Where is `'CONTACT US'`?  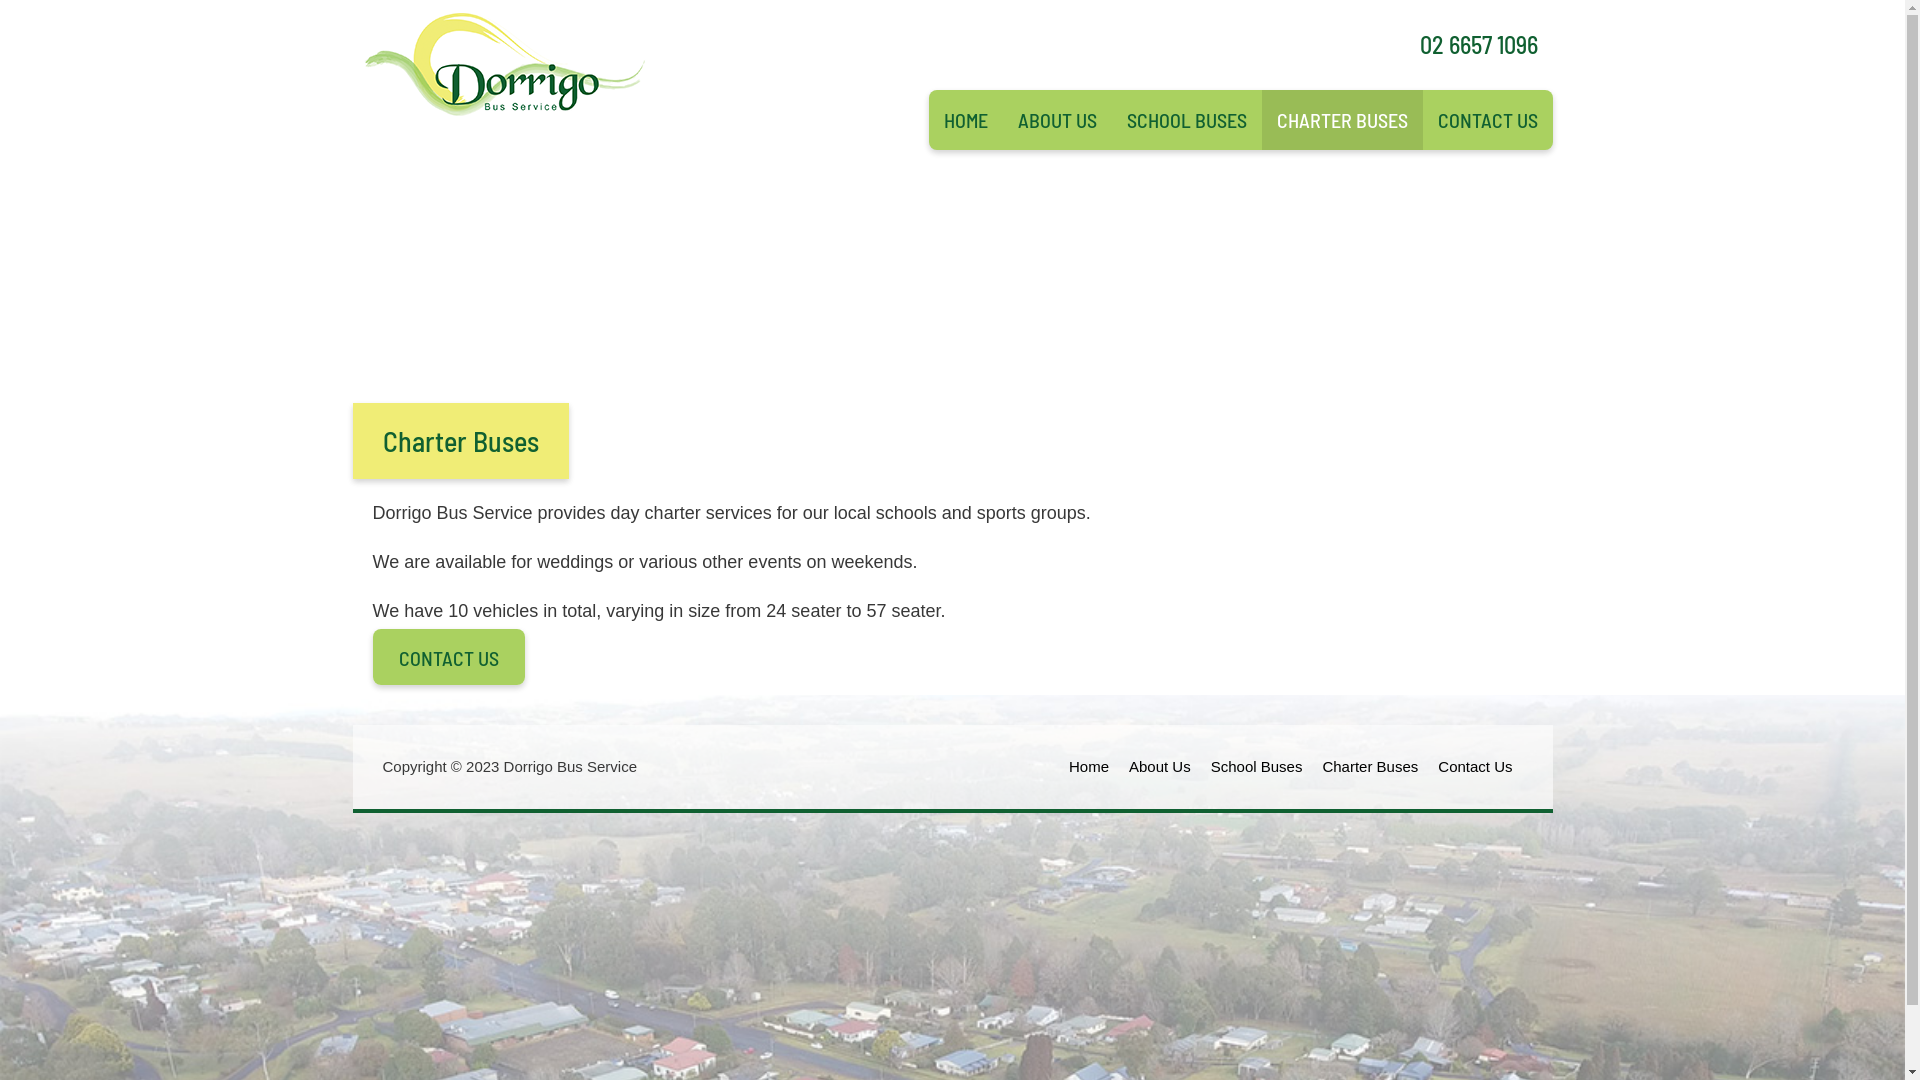
'CONTACT US' is located at coordinates (447, 657).